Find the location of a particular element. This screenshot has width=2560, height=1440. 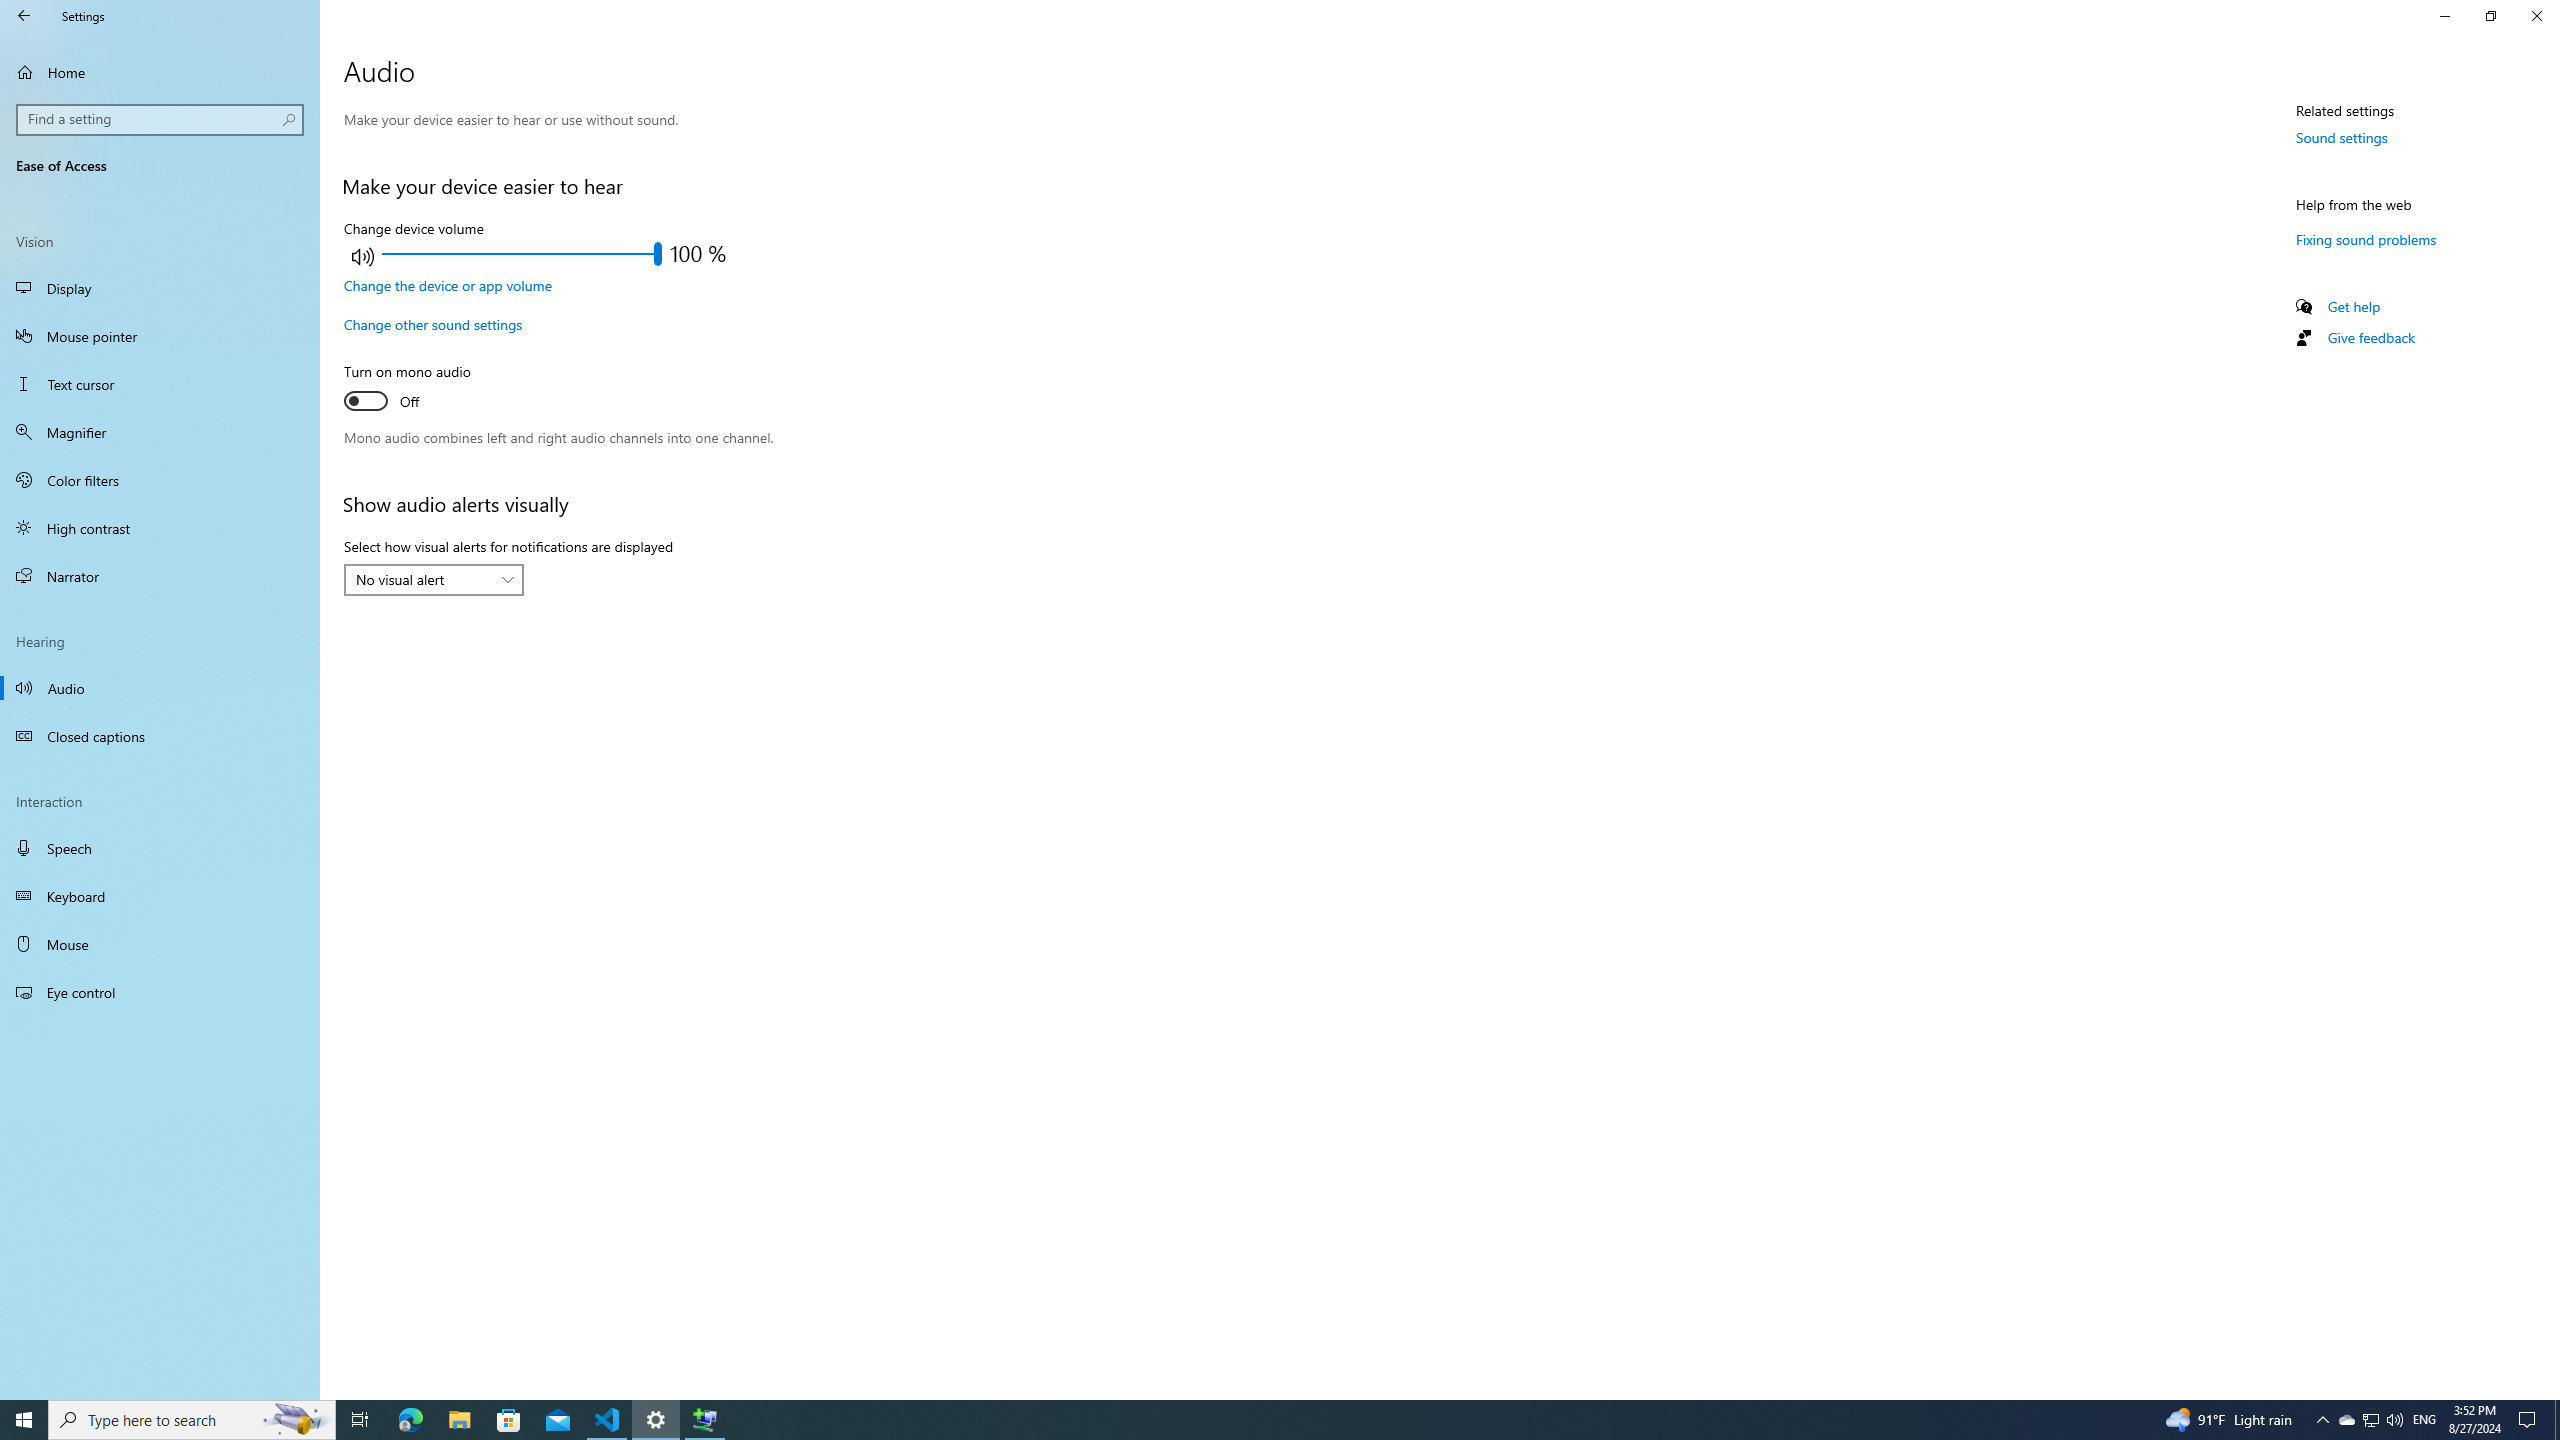

'Fixing sound problems' is located at coordinates (2365, 238).